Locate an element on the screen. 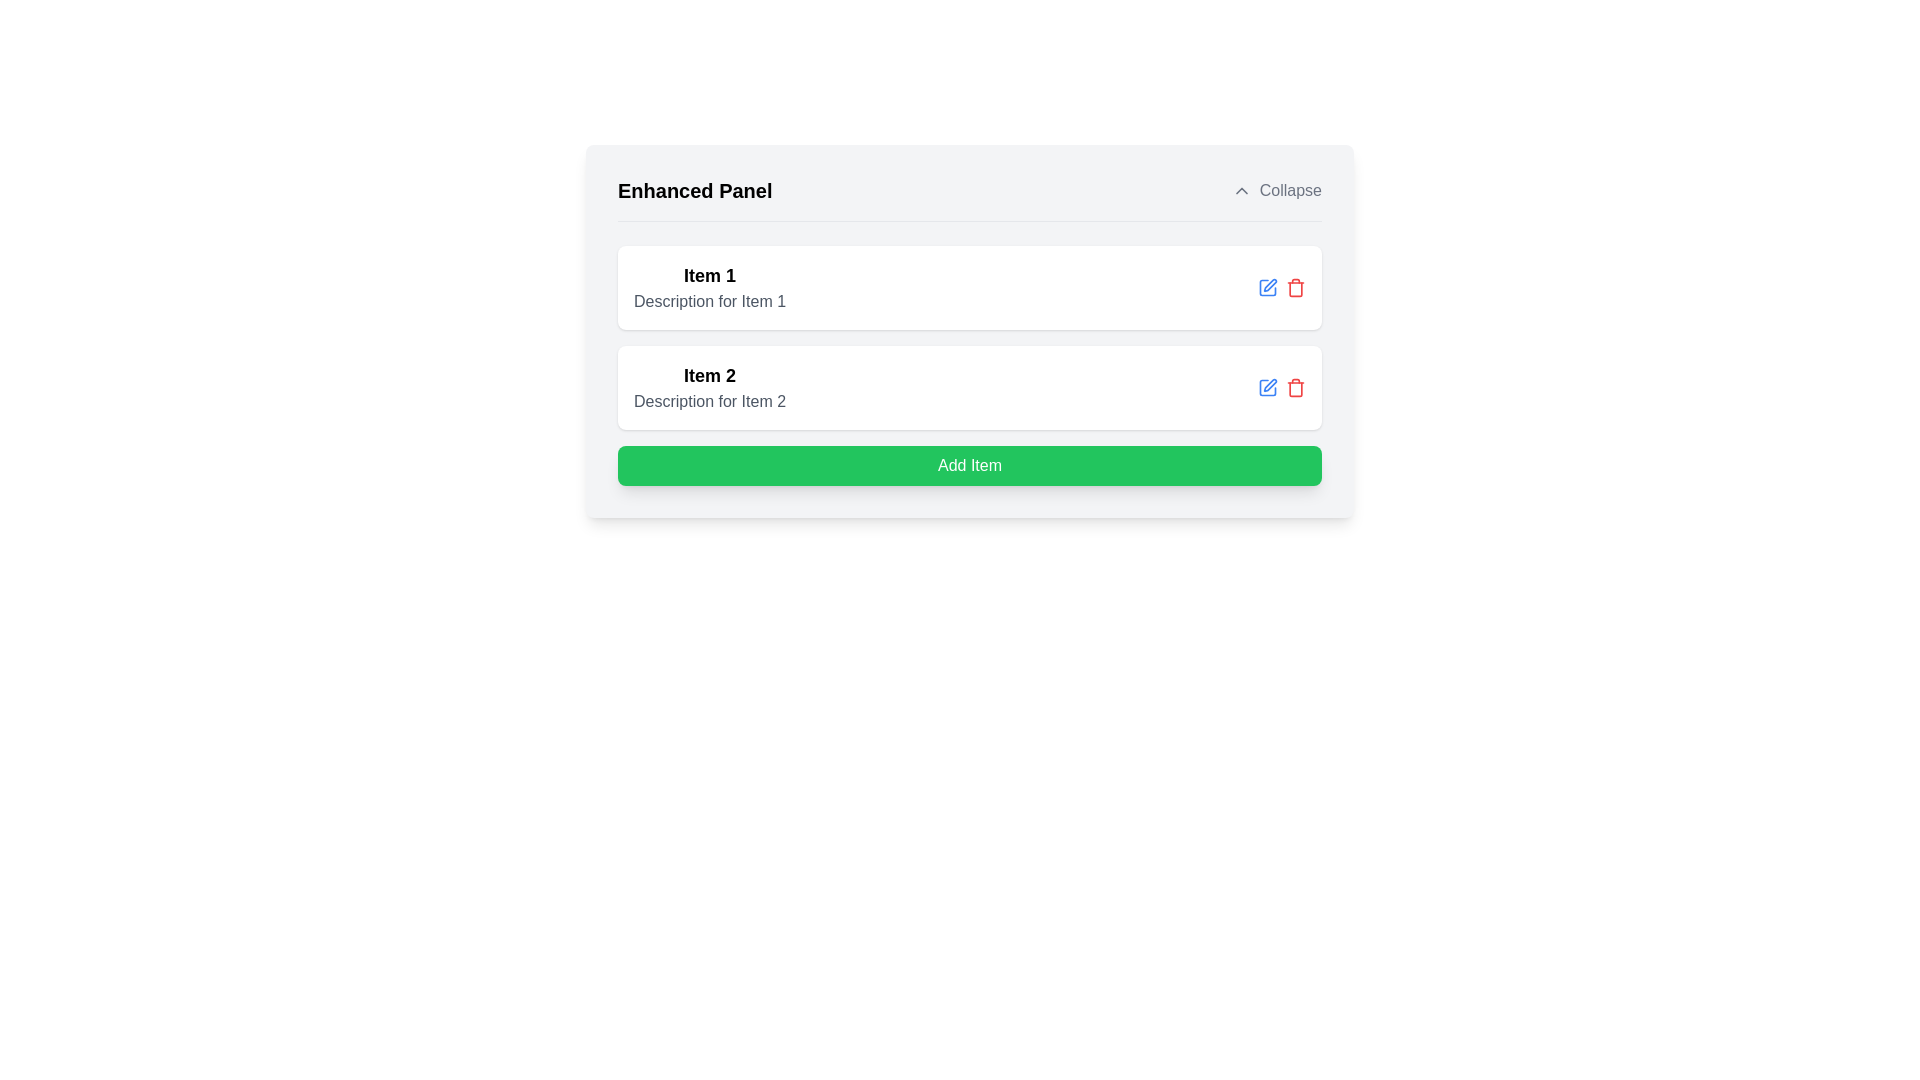  the 'Enhanced Panel' textual header, which is bold and larger in font size, located at the top-left corner of its section is located at coordinates (695, 191).